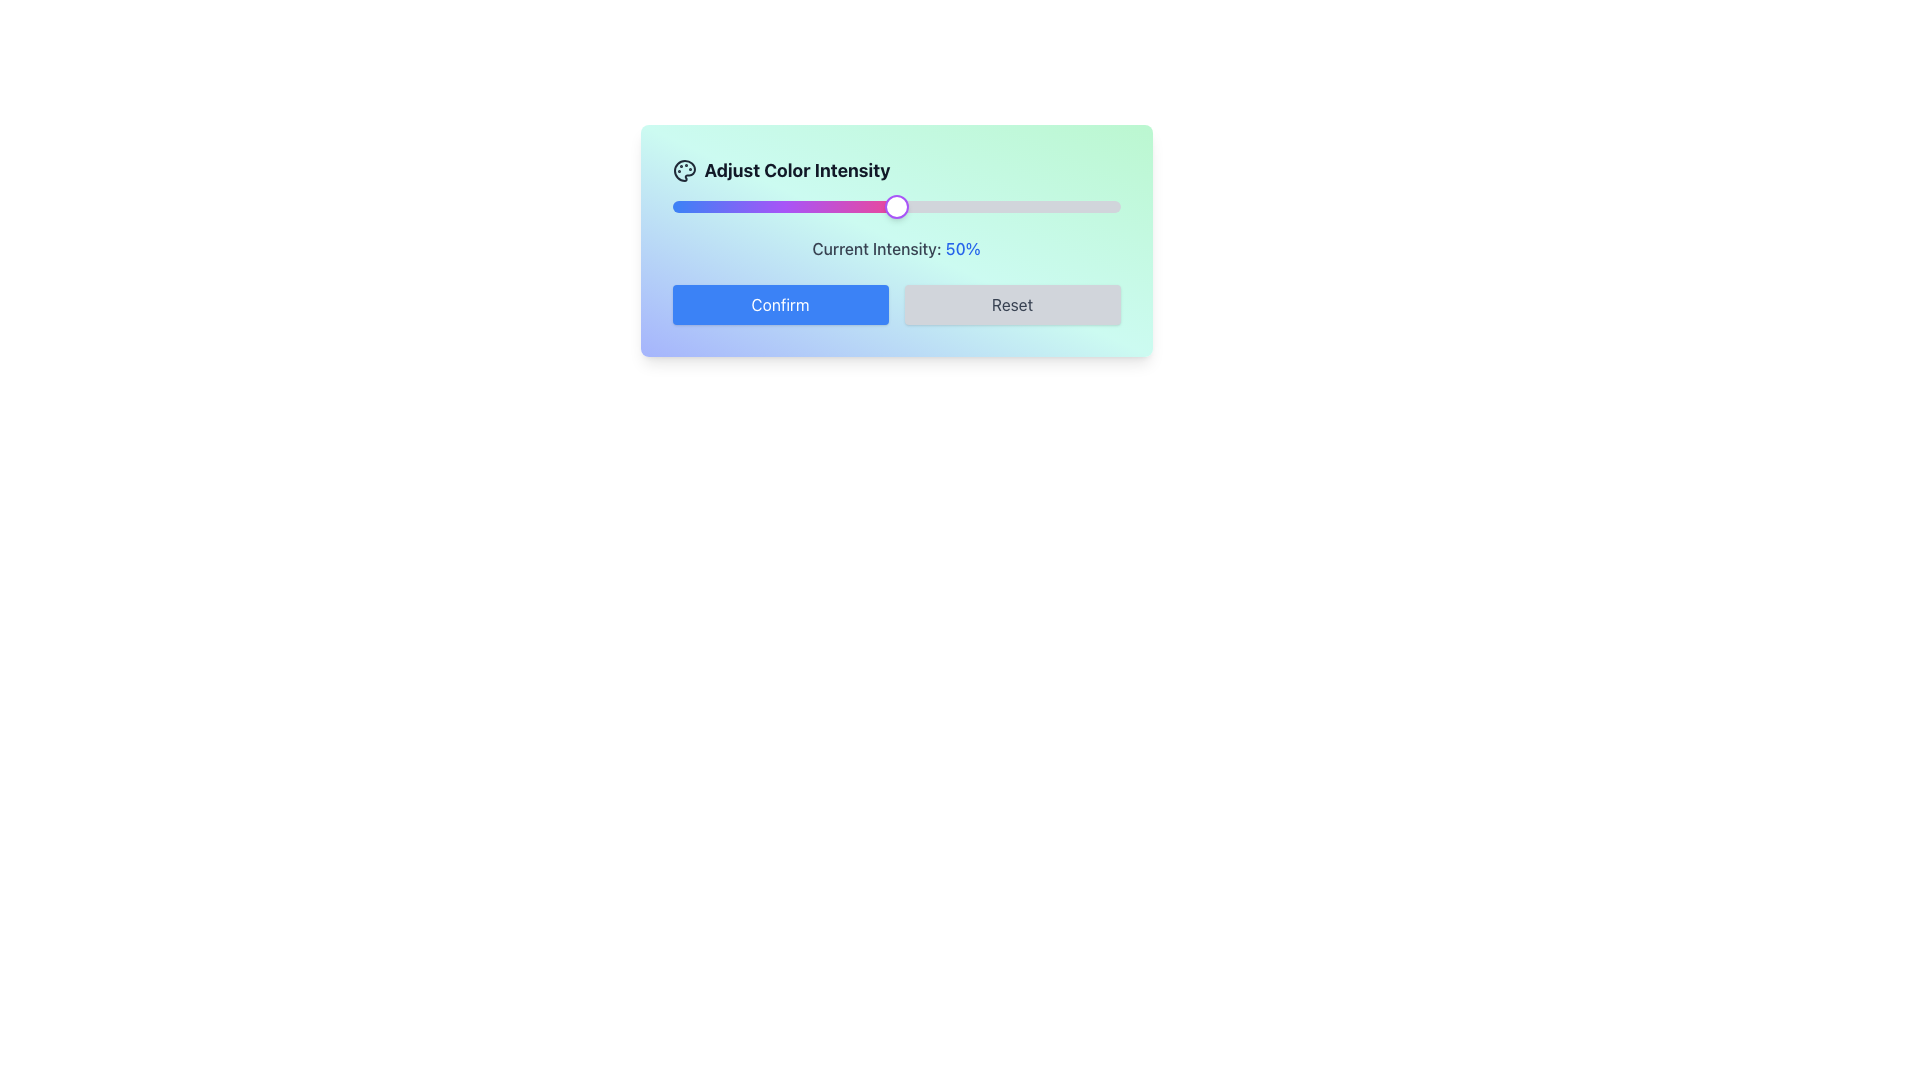  What do you see at coordinates (684, 169) in the screenshot?
I see `the palette icon with a monochromatic color scheme and rounded edges, located next to the 'Adjust Color Intensity' label in the dialog box` at bounding box center [684, 169].